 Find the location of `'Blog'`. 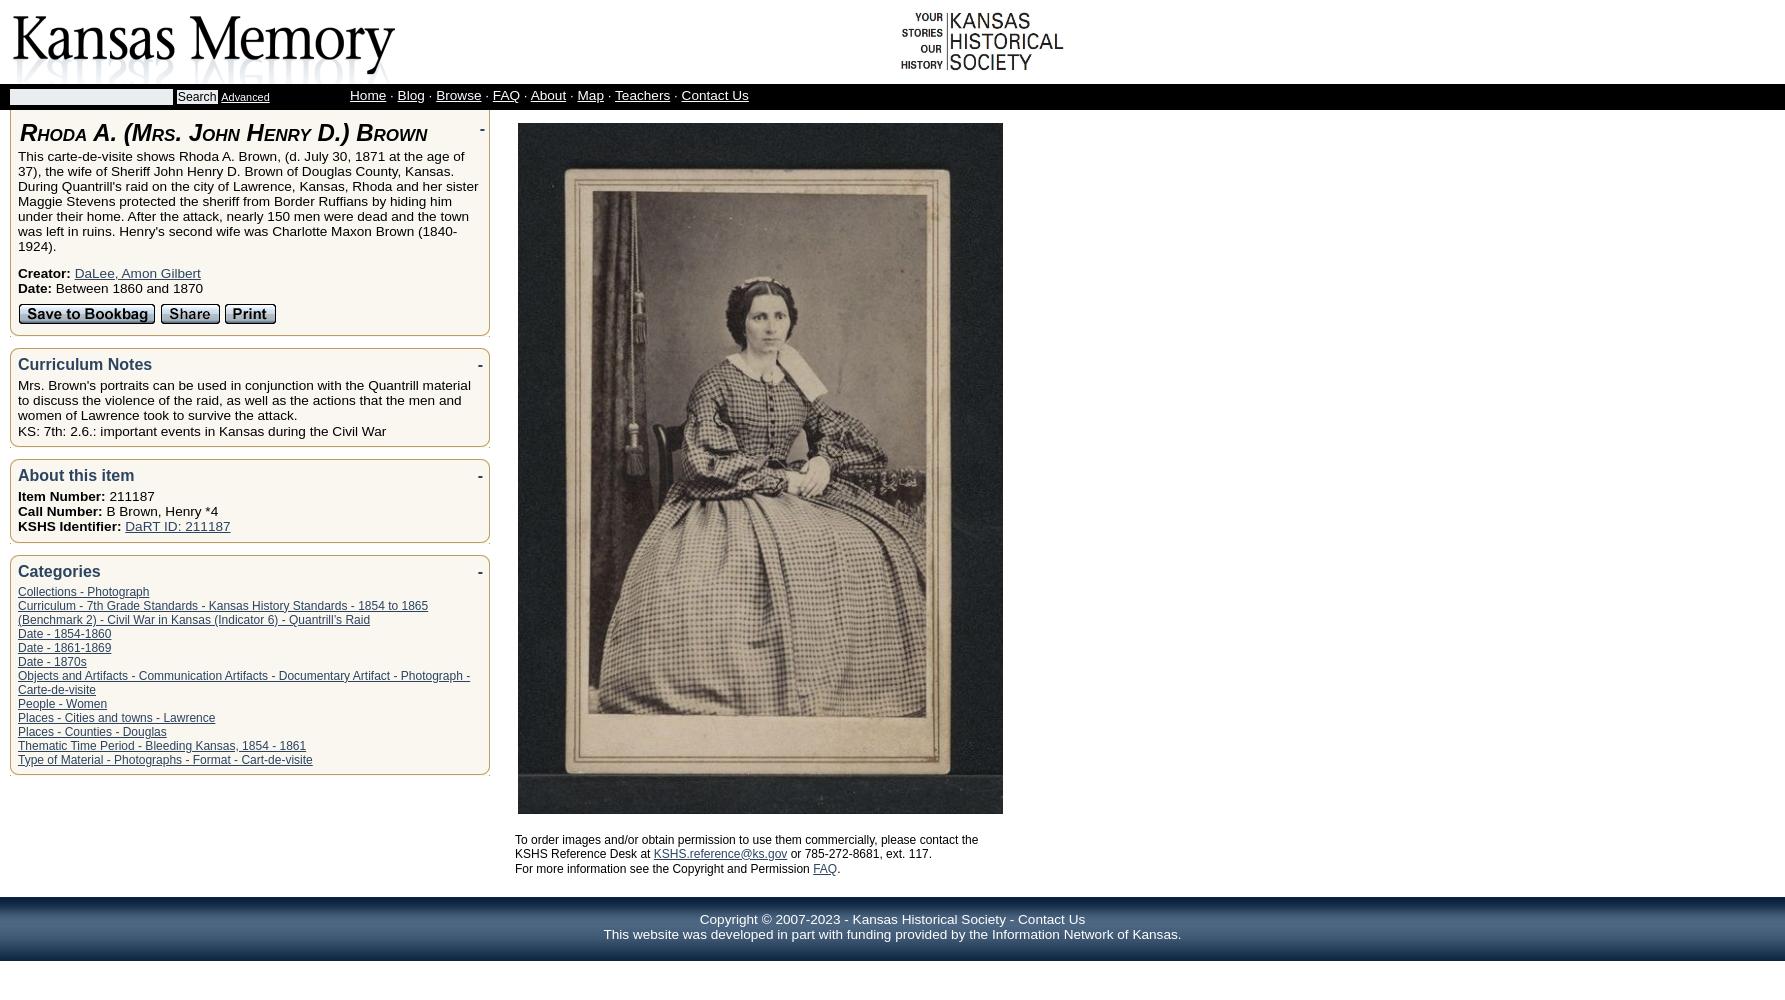

'Blog' is located at coordinates (409, 94).